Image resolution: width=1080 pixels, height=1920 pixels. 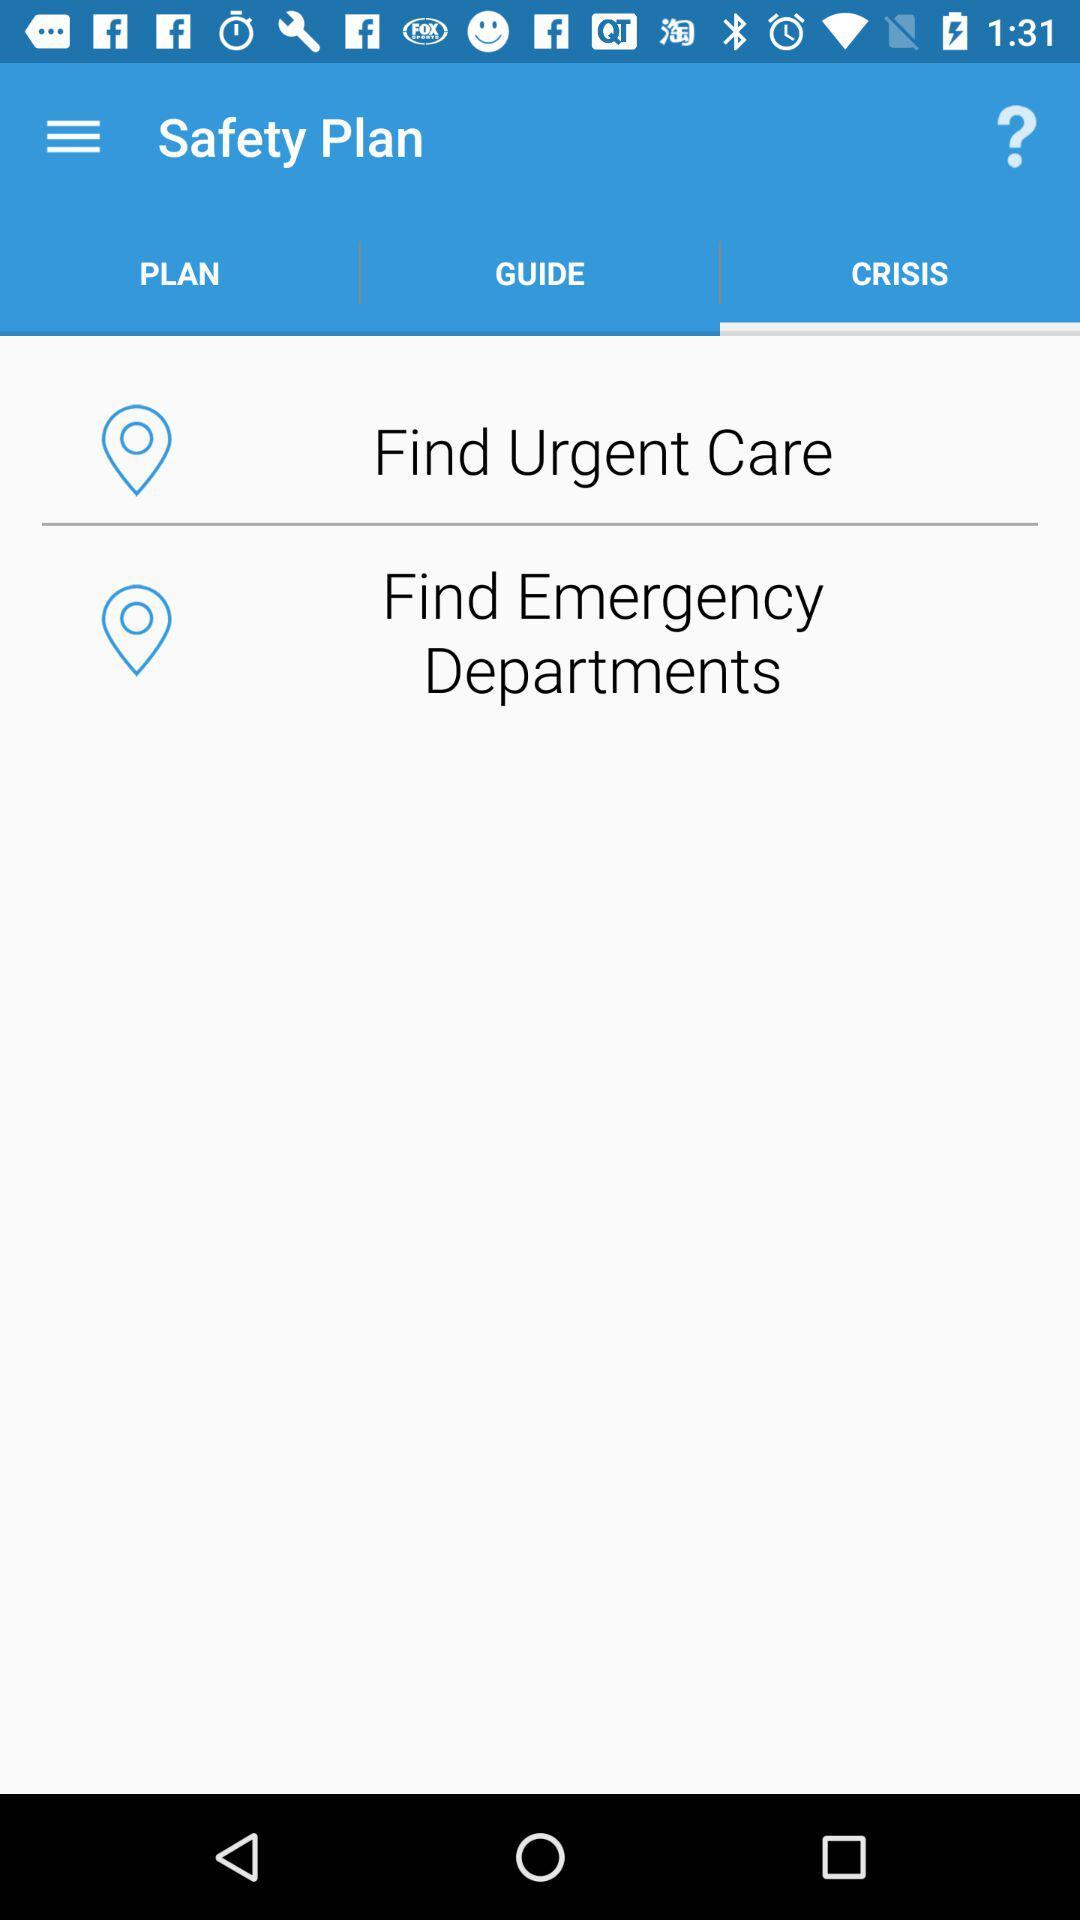 What do you see at coordinates (72, 135) in the screenshot?
I see `the icon to the left of safety plan` at bounding box center [72, 135].